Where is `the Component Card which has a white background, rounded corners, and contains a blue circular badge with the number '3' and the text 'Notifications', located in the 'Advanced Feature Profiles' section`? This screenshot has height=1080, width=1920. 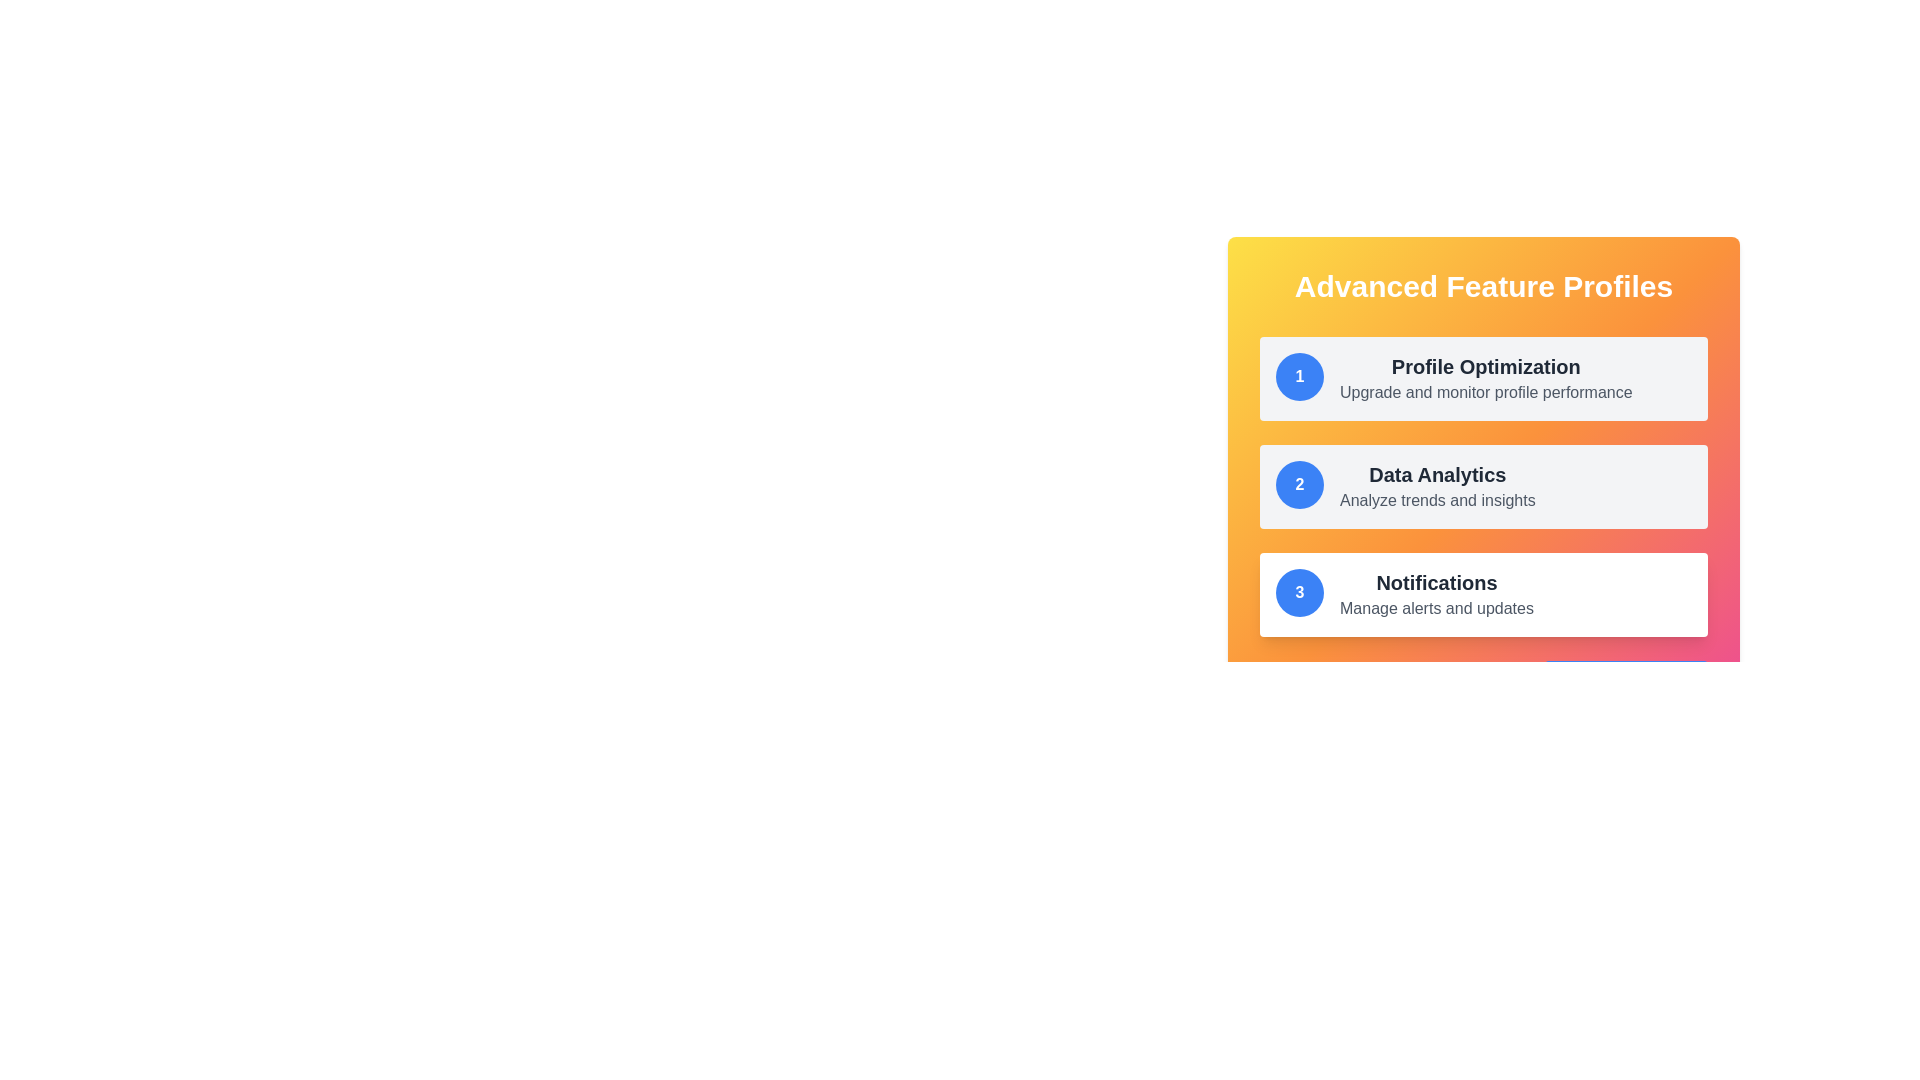 the Component Card which has a white background, rounded corners, and contains a blue circular badge with the number '3' and the text 'Notifications', located in the 'Advanced Feature Profiles' section is located at coordinates (1483, 593).